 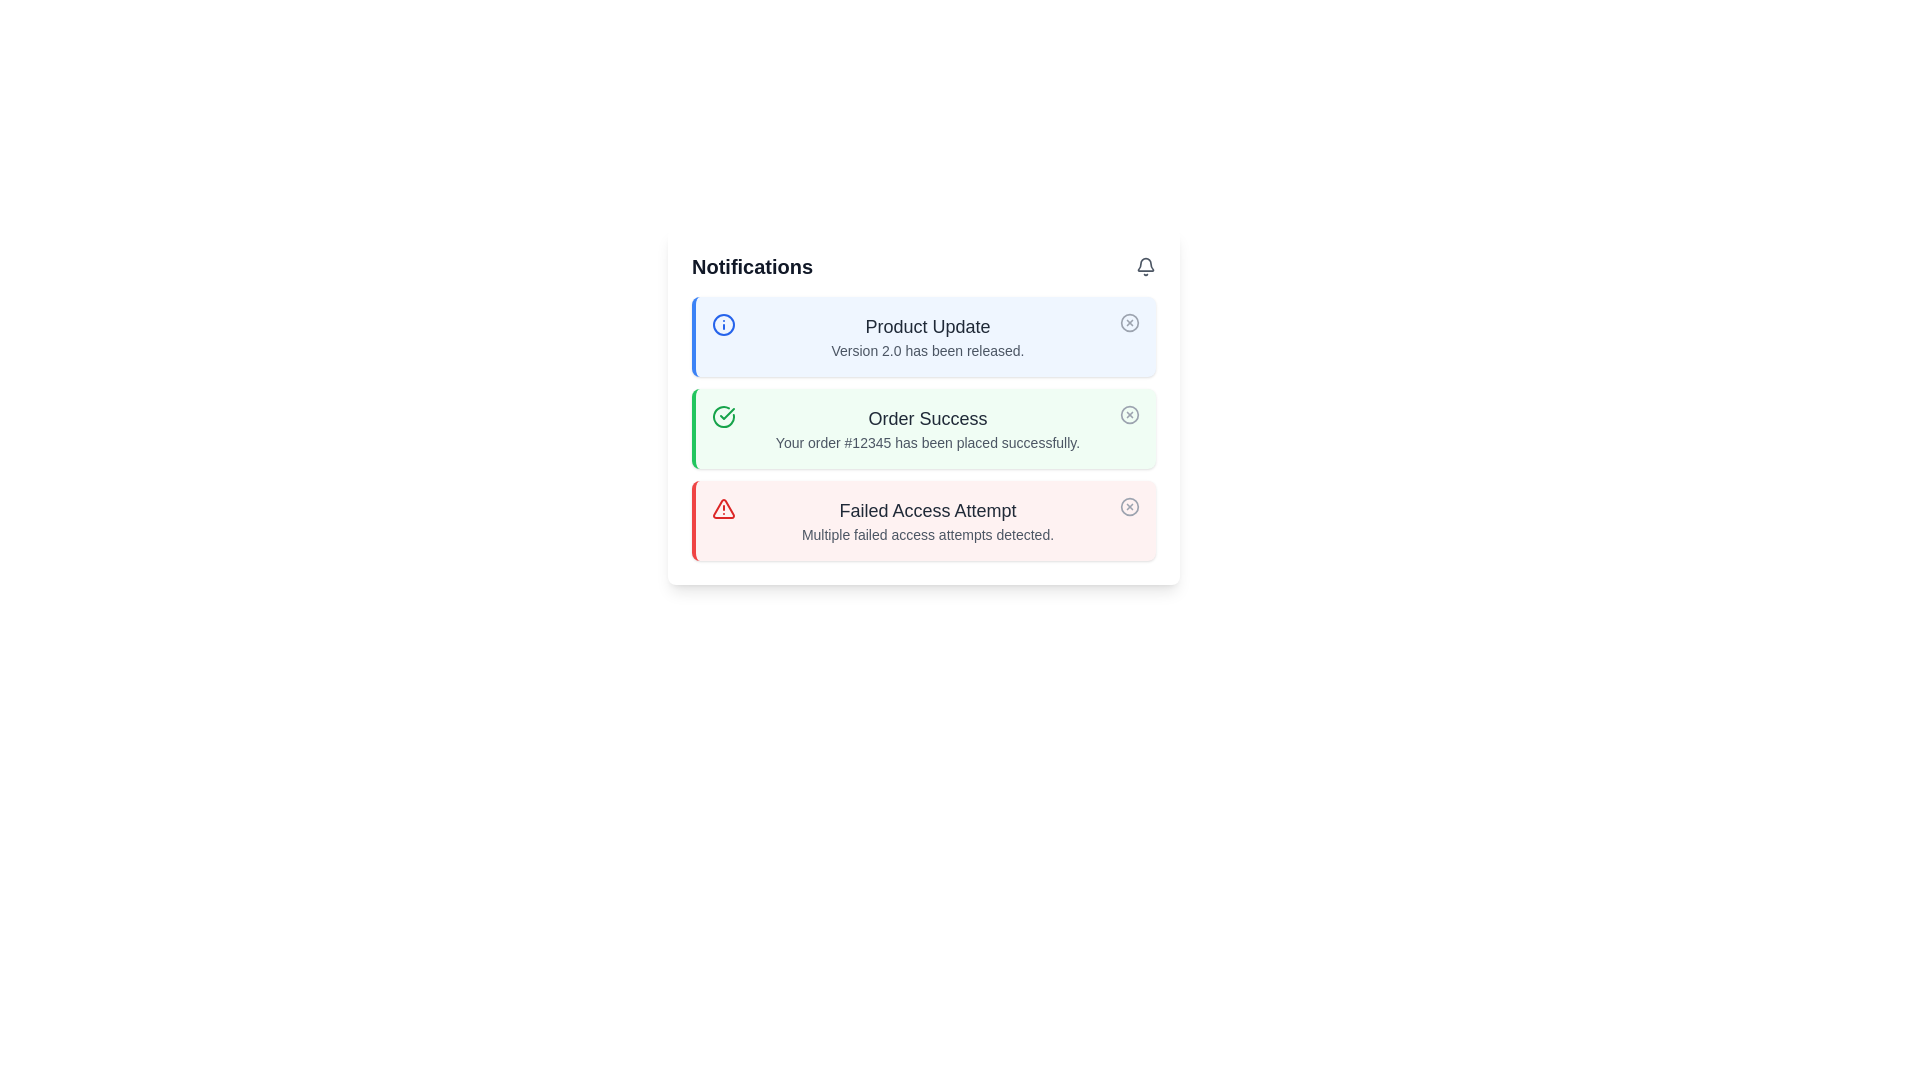 I want to click on the circular graphical element that serves as part of the dismiss button in the 'Order Success' notification row, so click(x=1129, y=414).